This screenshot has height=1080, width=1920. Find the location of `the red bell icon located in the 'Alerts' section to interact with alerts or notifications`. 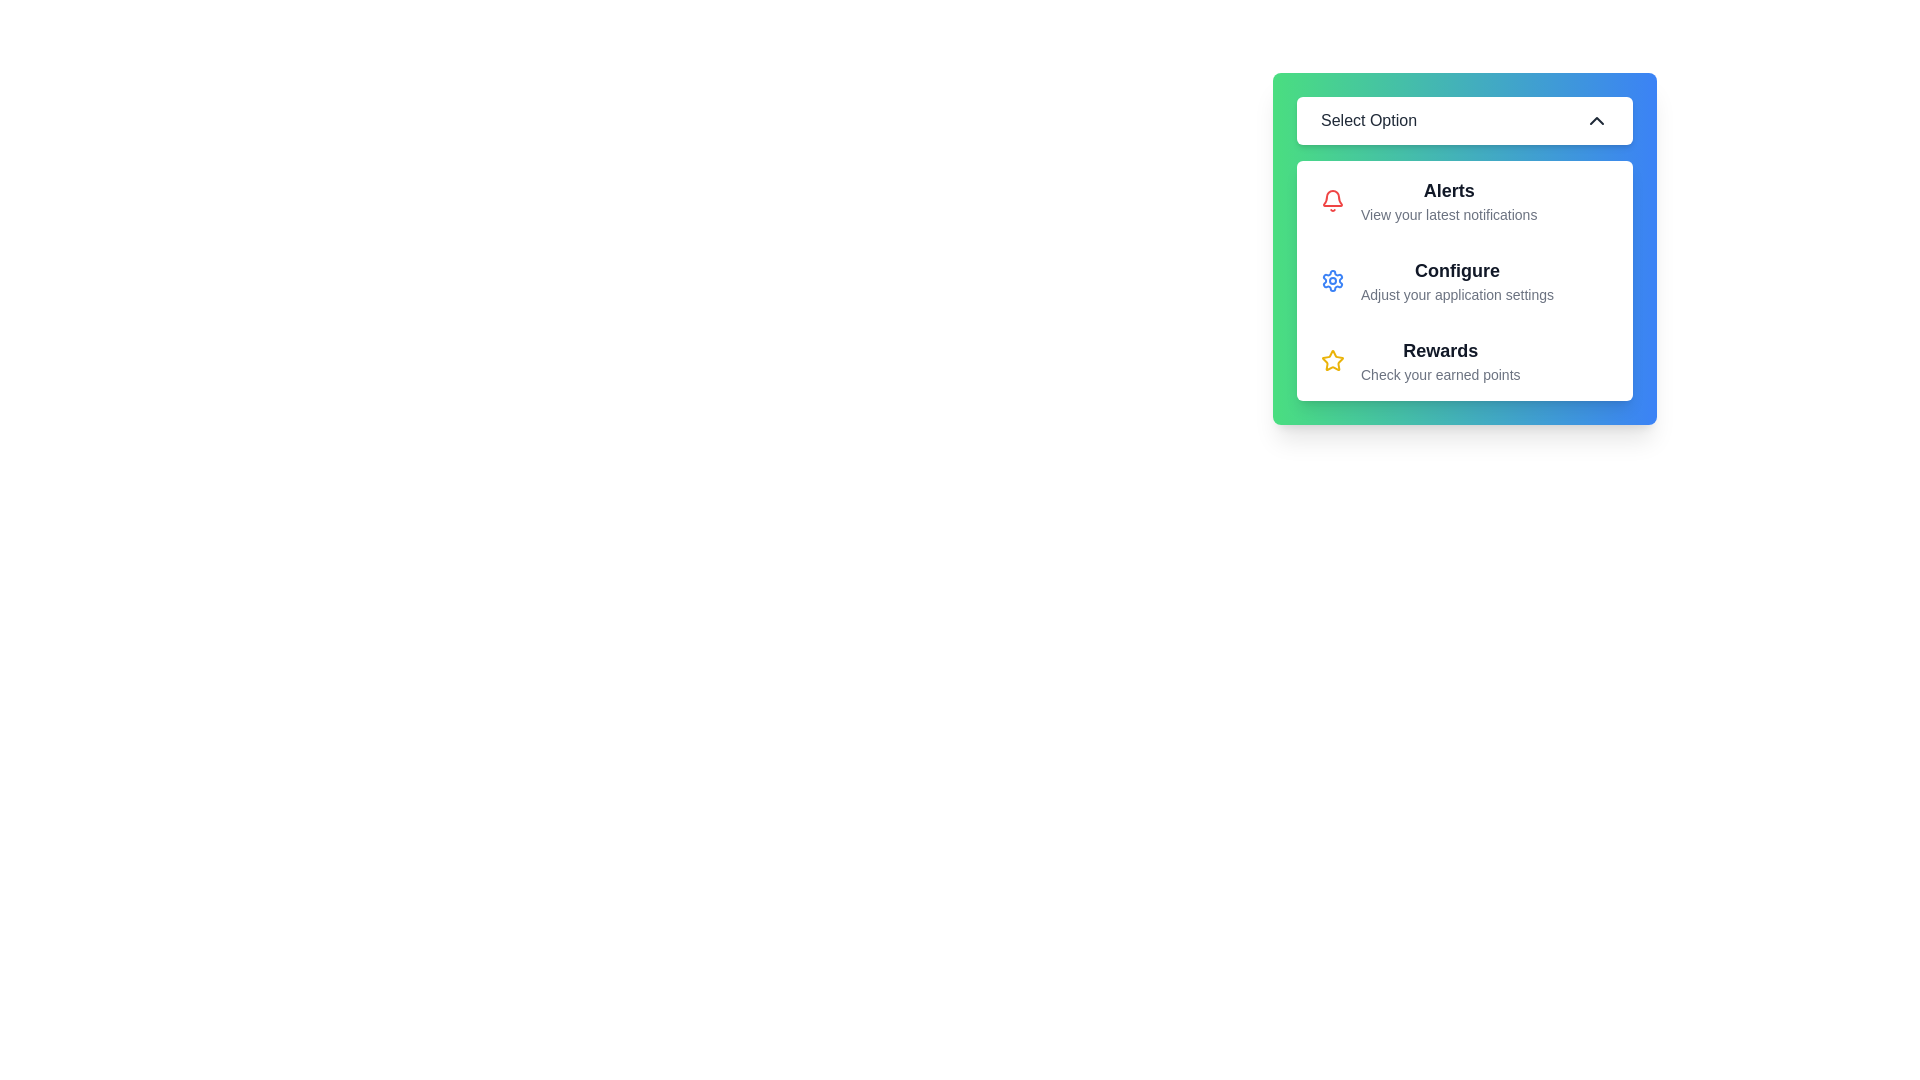

the red bell icon located in the 'Alerts' section to interact with alerts or notifications is located at coordinates (1333, 200).